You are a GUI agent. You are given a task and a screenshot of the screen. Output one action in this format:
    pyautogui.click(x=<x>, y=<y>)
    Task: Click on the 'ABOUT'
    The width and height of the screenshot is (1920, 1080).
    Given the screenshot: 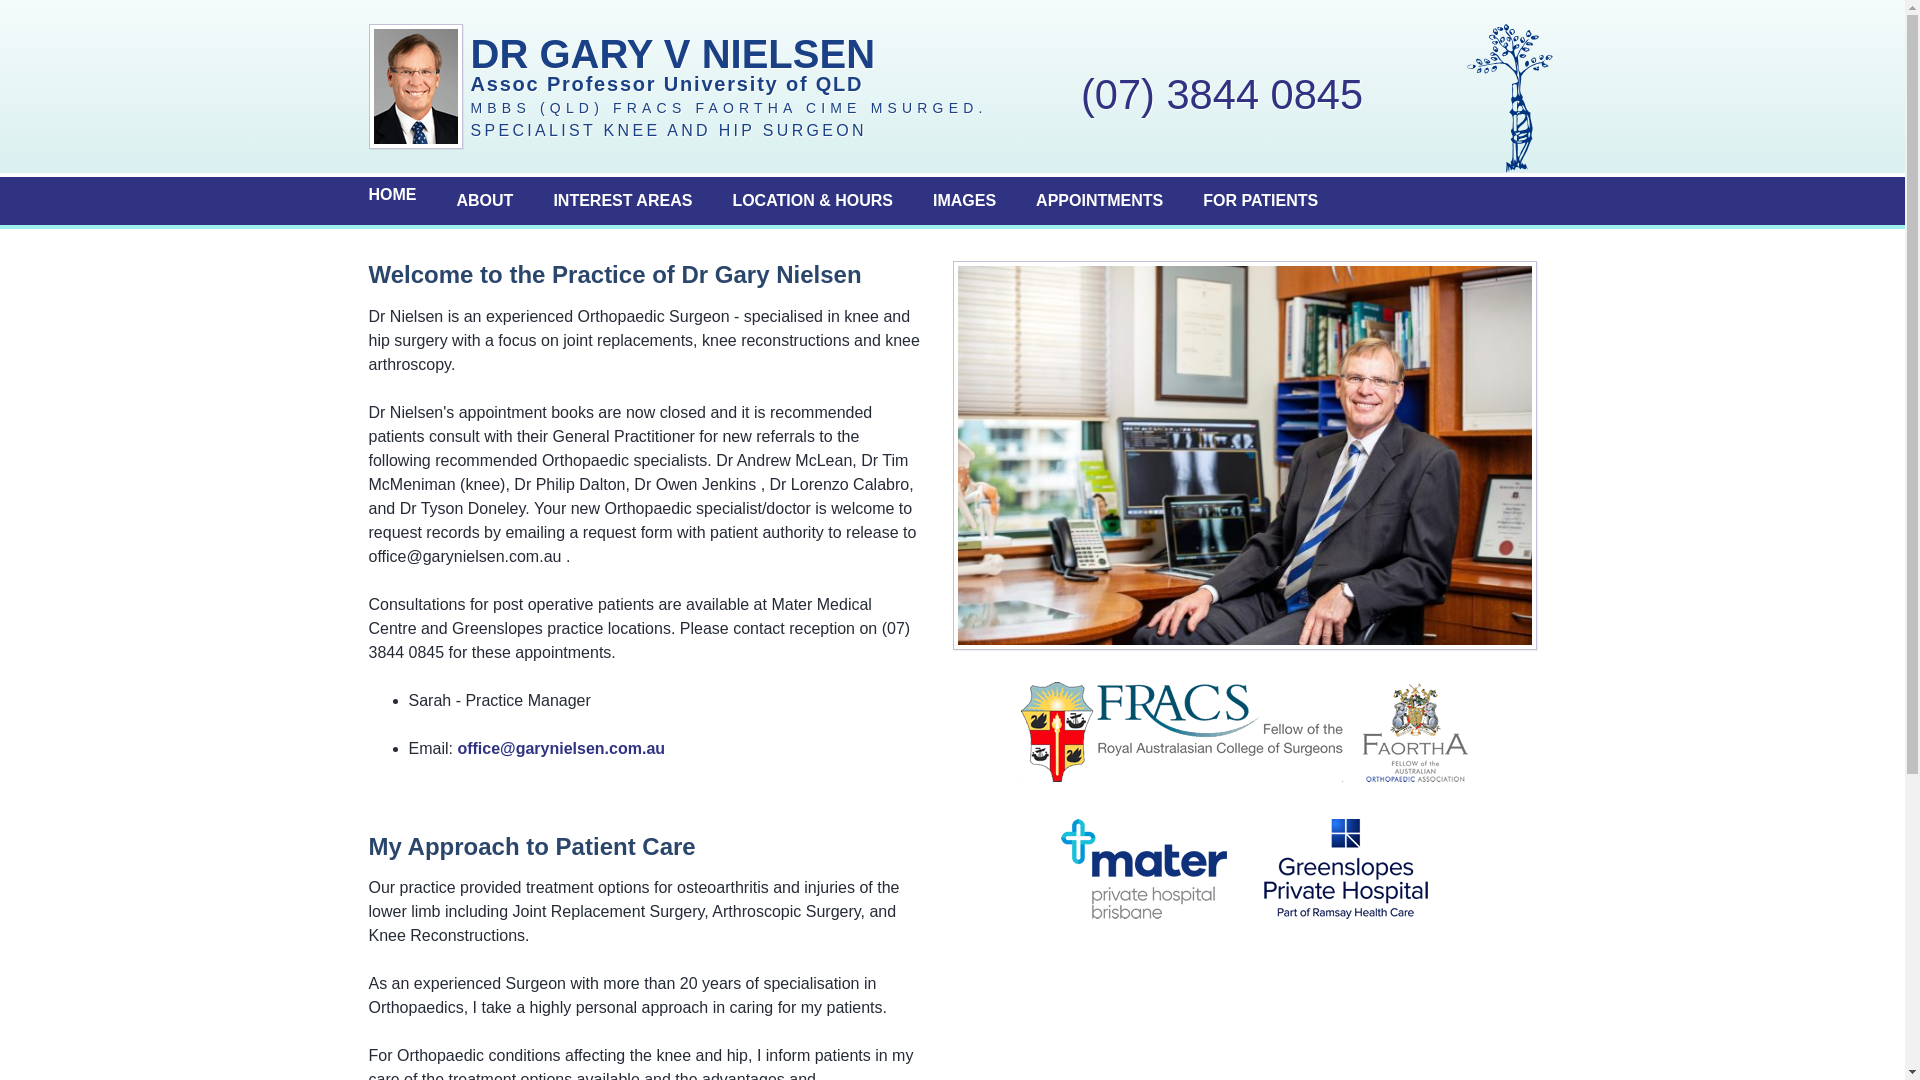 What is the action you would take?
    pyautogui.click(x=484, y=200)
    